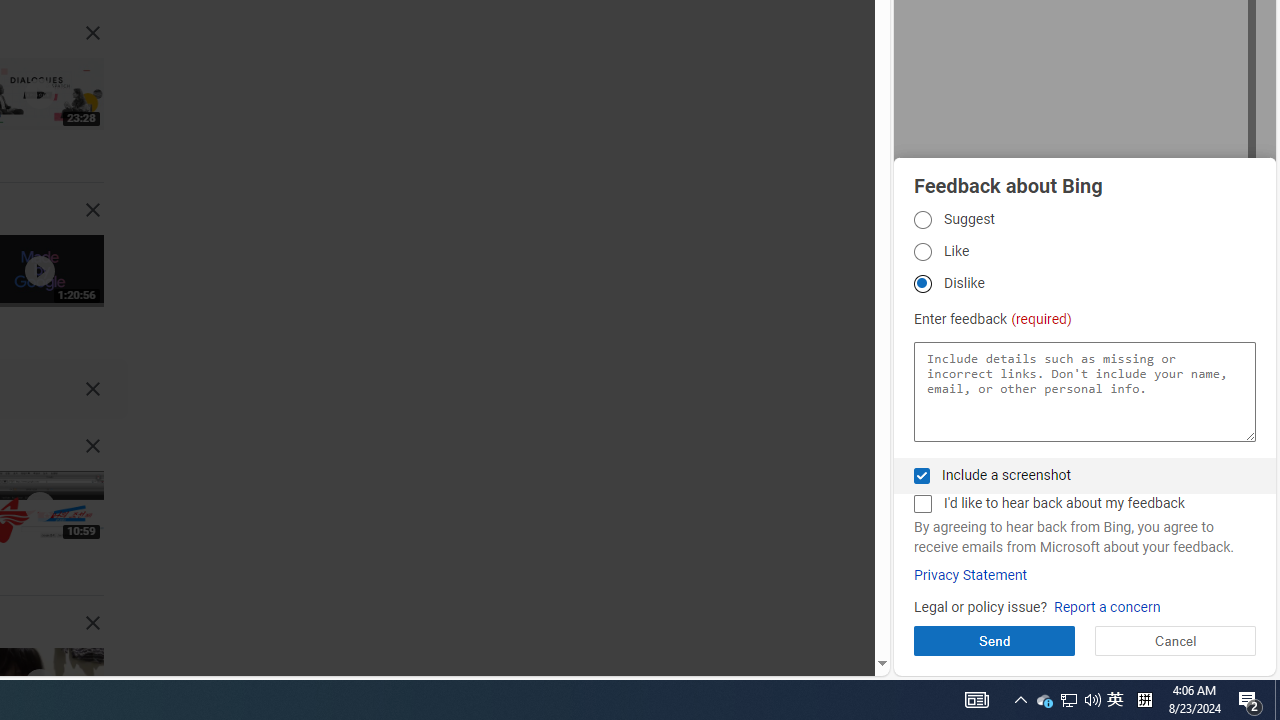 The height and width of the screenshot is (720, 1280). Describe the element at coordinates (921, 219) in the screenshot. I see `'AutomationID: fbpgdgtp1'` at that location.